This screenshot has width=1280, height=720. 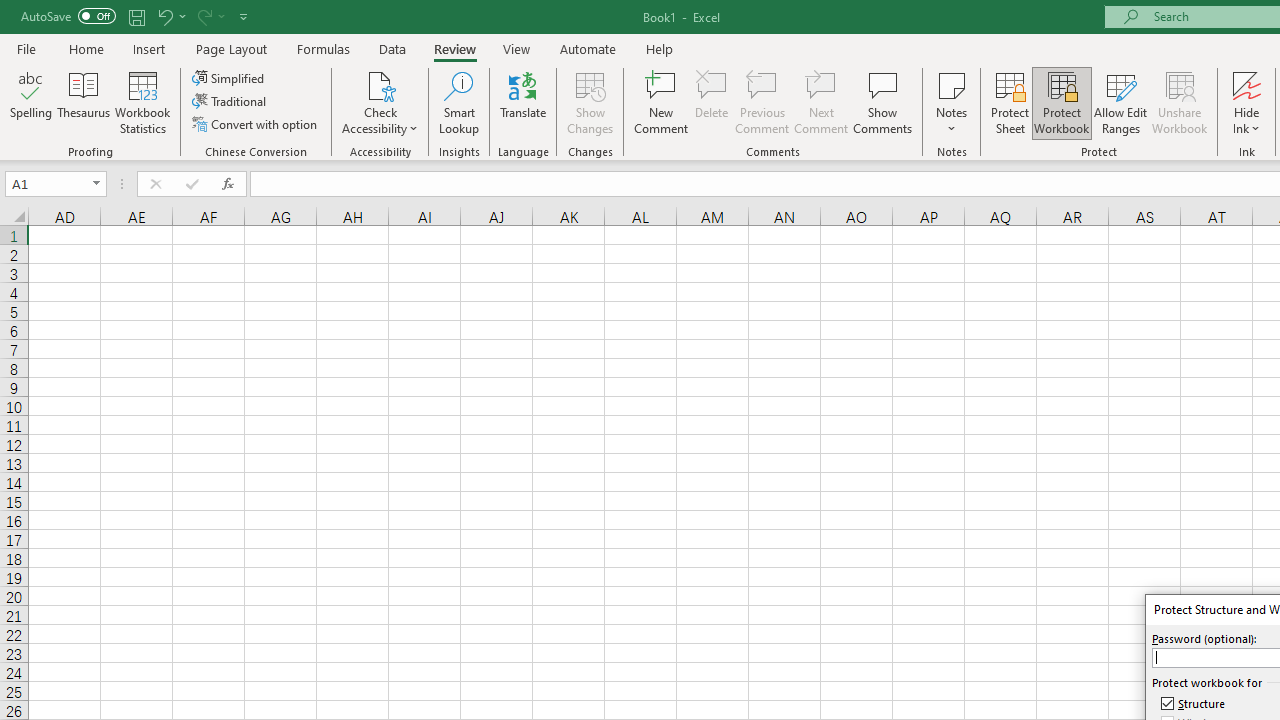 What do you see at coordinates (587, 48) in the screenshot?
I see `'Automate'` at bounding box center [587, 48].